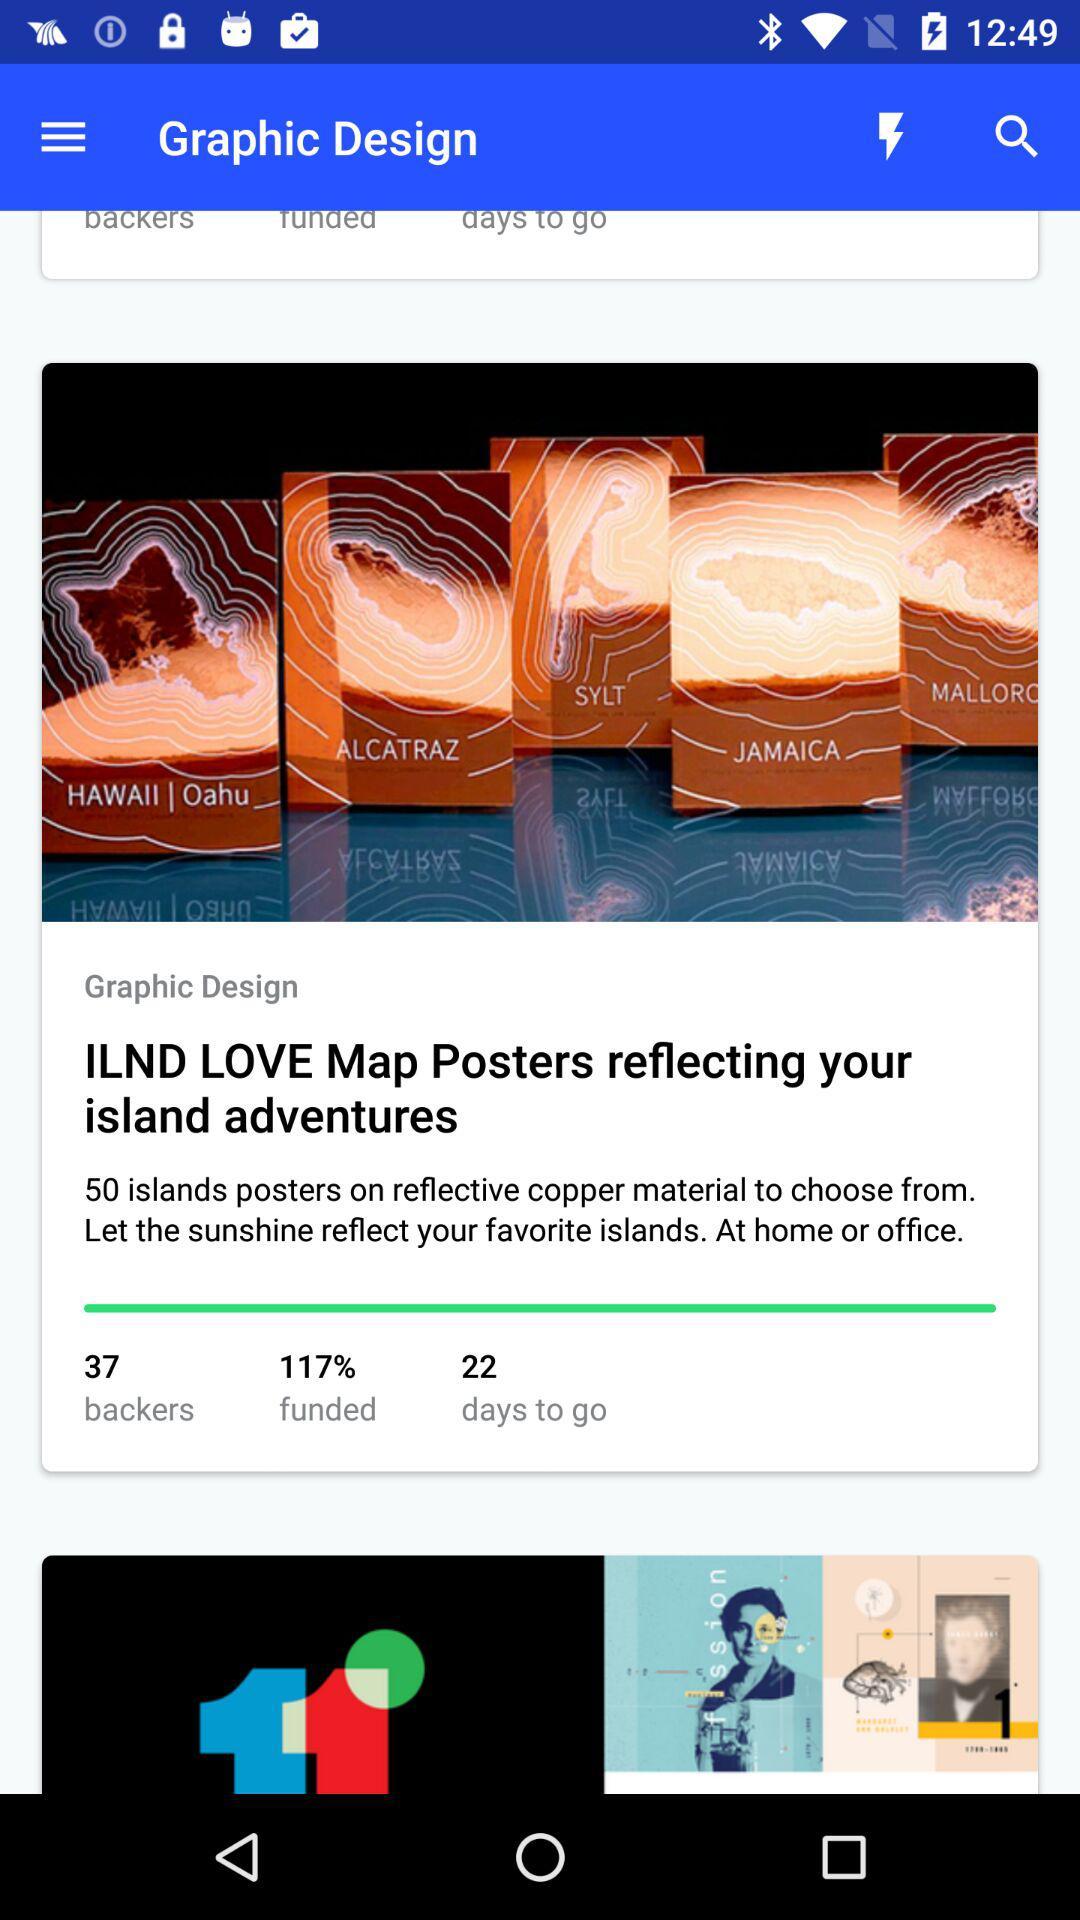 The image size is (1080, 1920). Describe the element at coordinates (890, 136) in the screenshot. I see `the item to the right of graphic design item` at that location.